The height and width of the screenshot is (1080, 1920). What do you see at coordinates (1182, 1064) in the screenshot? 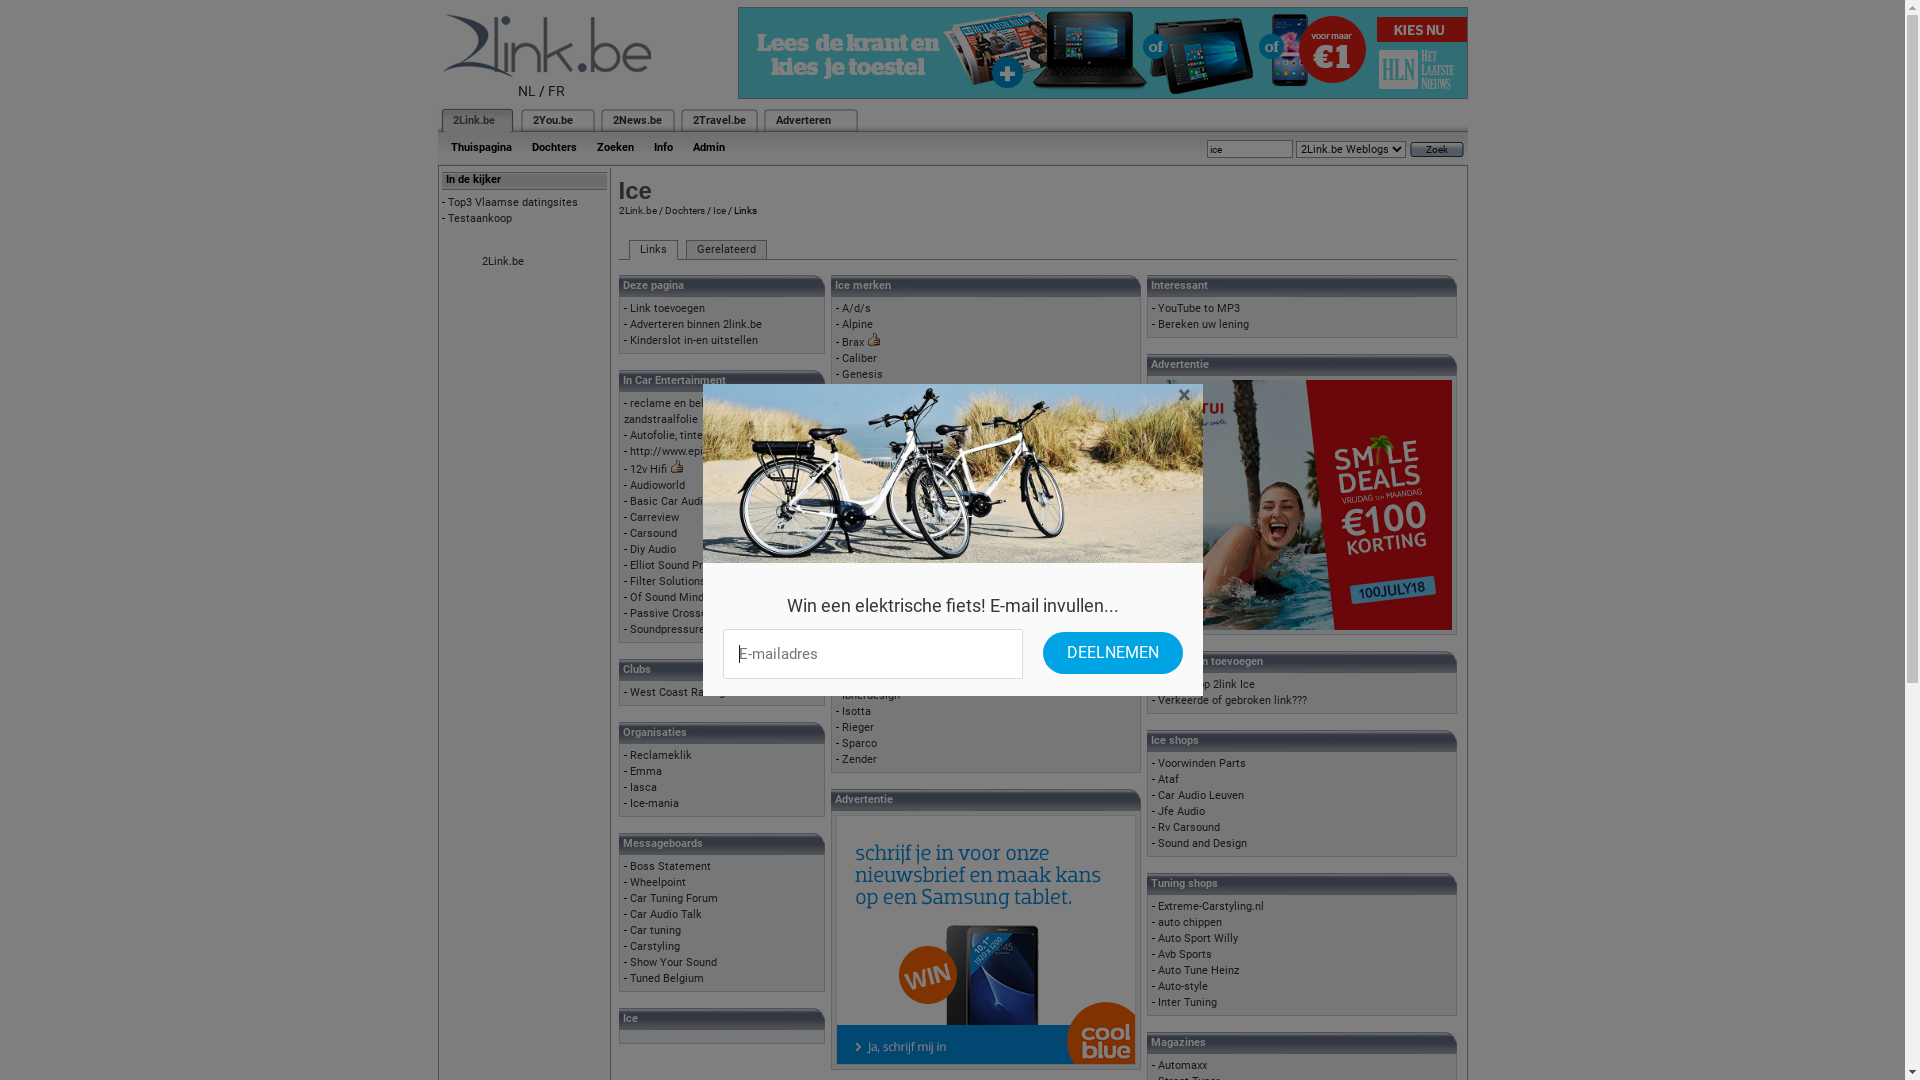
I see `'Automaxx'` at bounding box center [1182, 1064].